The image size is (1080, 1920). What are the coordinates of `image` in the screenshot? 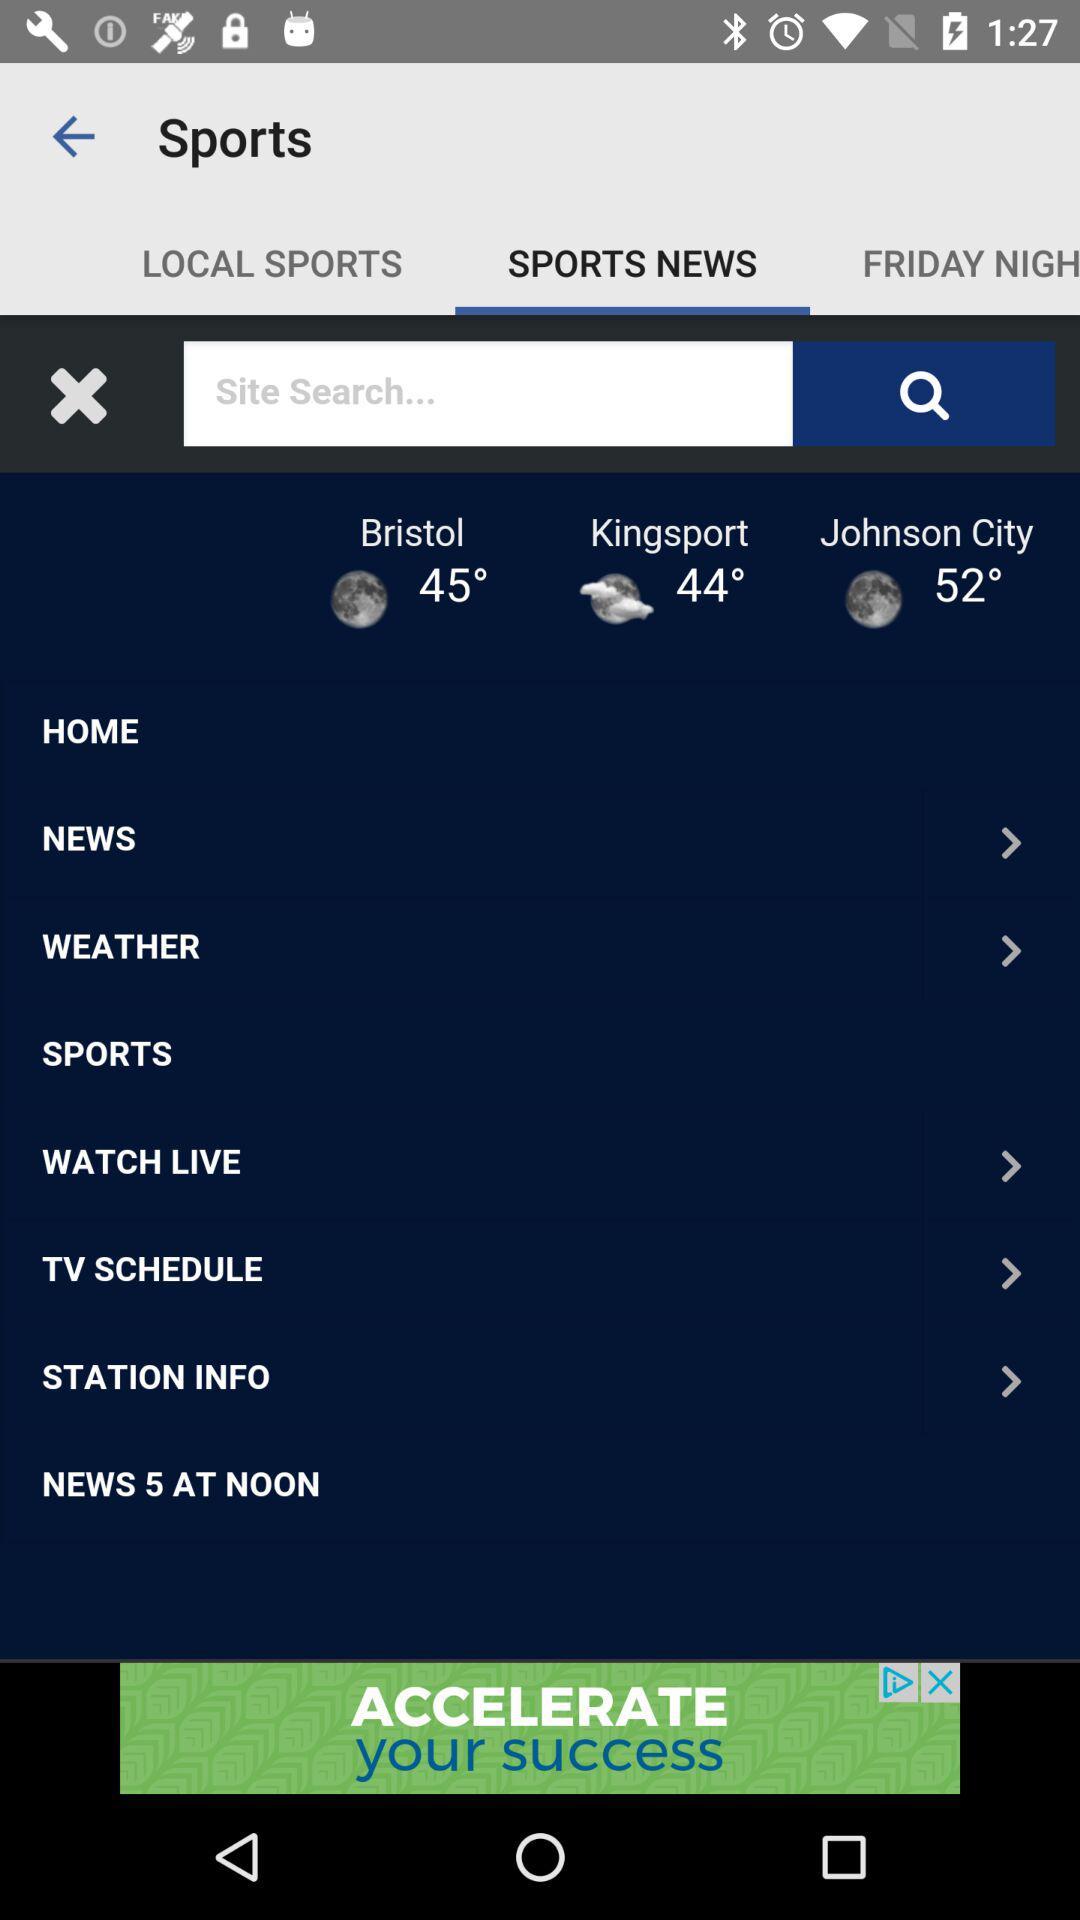 It's located at (540, 988).